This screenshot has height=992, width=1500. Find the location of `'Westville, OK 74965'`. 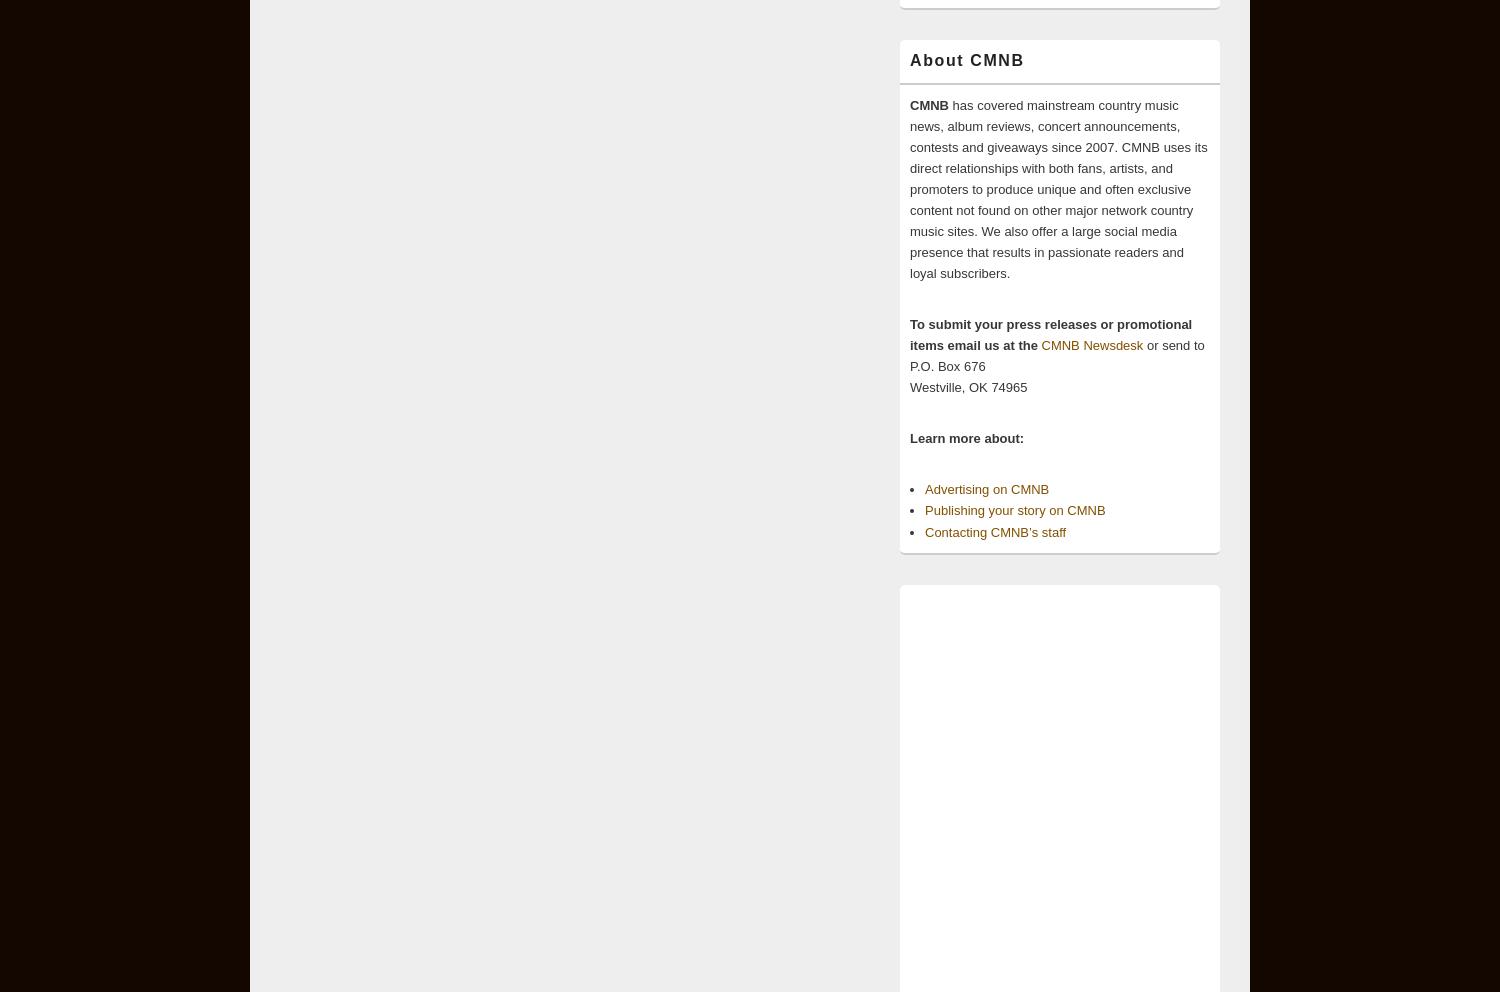

'Westville, OK 74965' is located at coordinates (967, 387).